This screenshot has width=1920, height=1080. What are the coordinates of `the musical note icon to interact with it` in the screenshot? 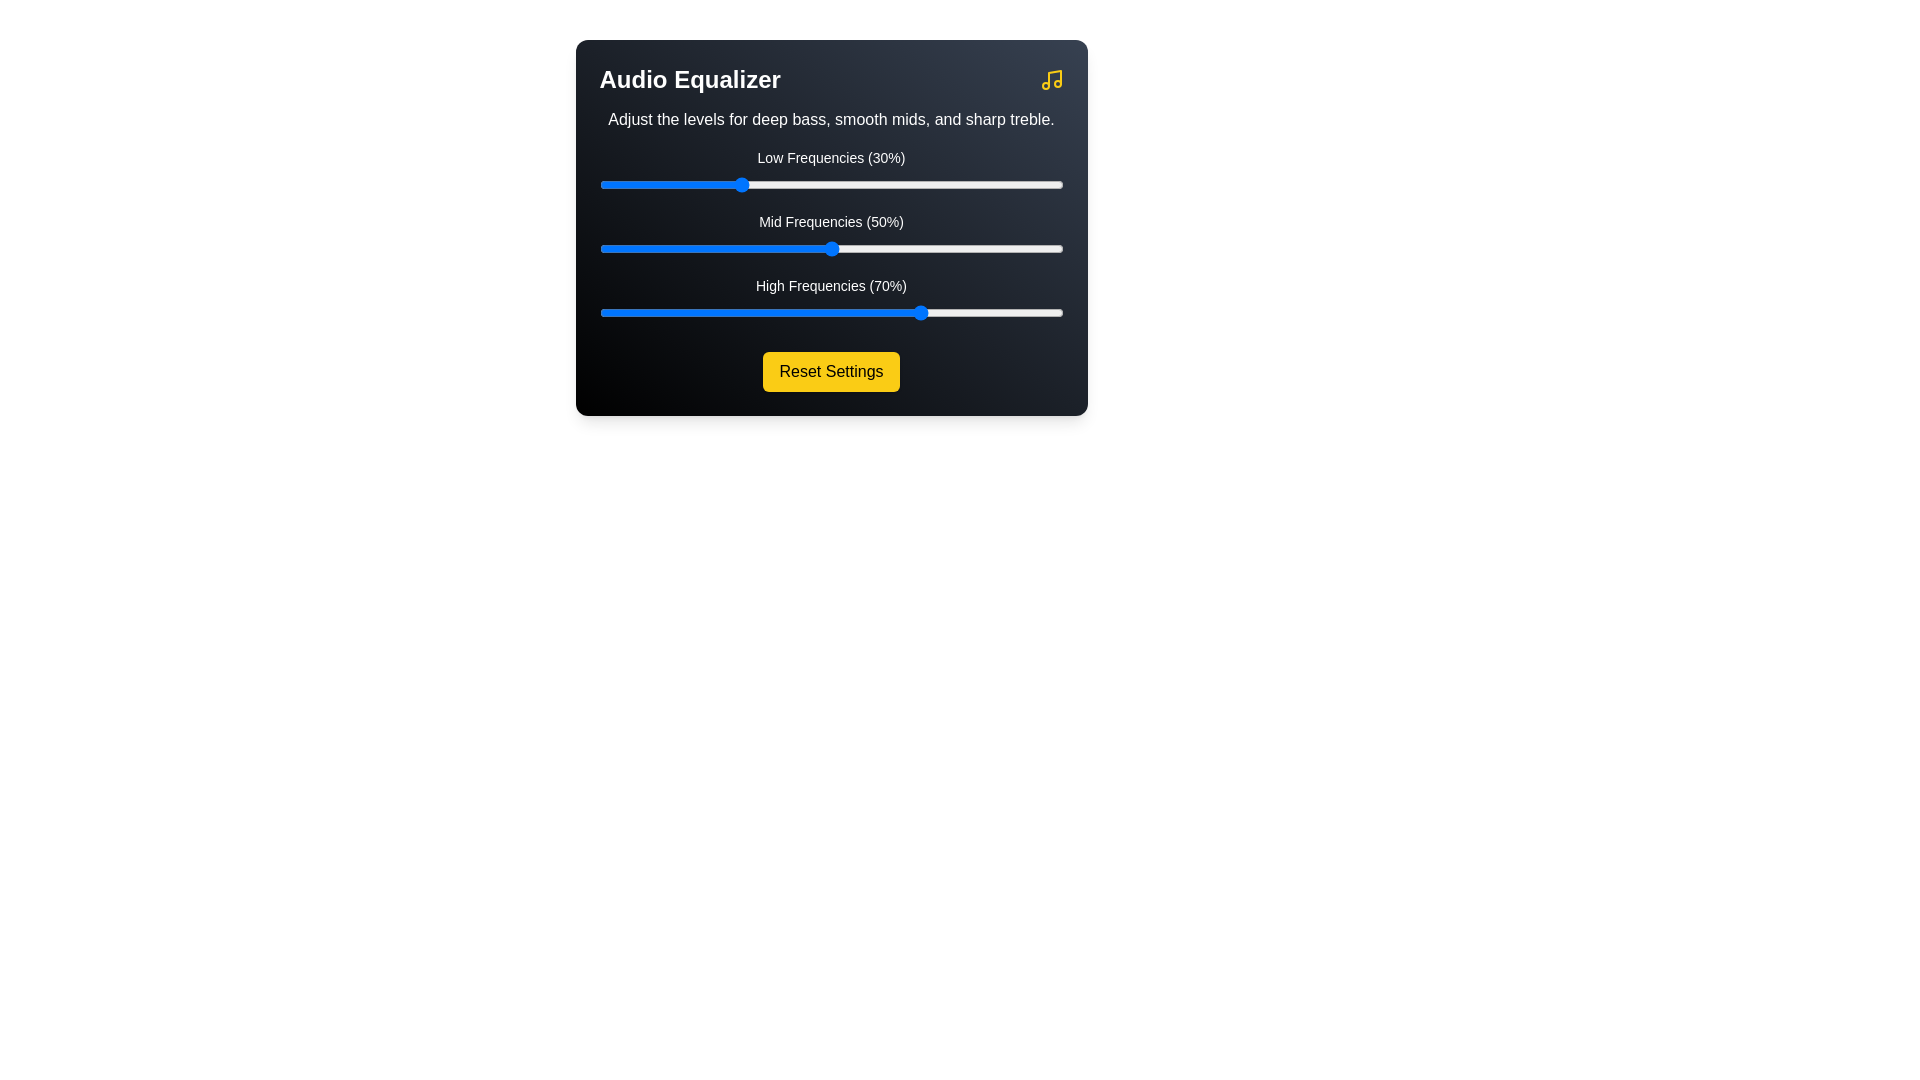 It's located at (1050, 79).